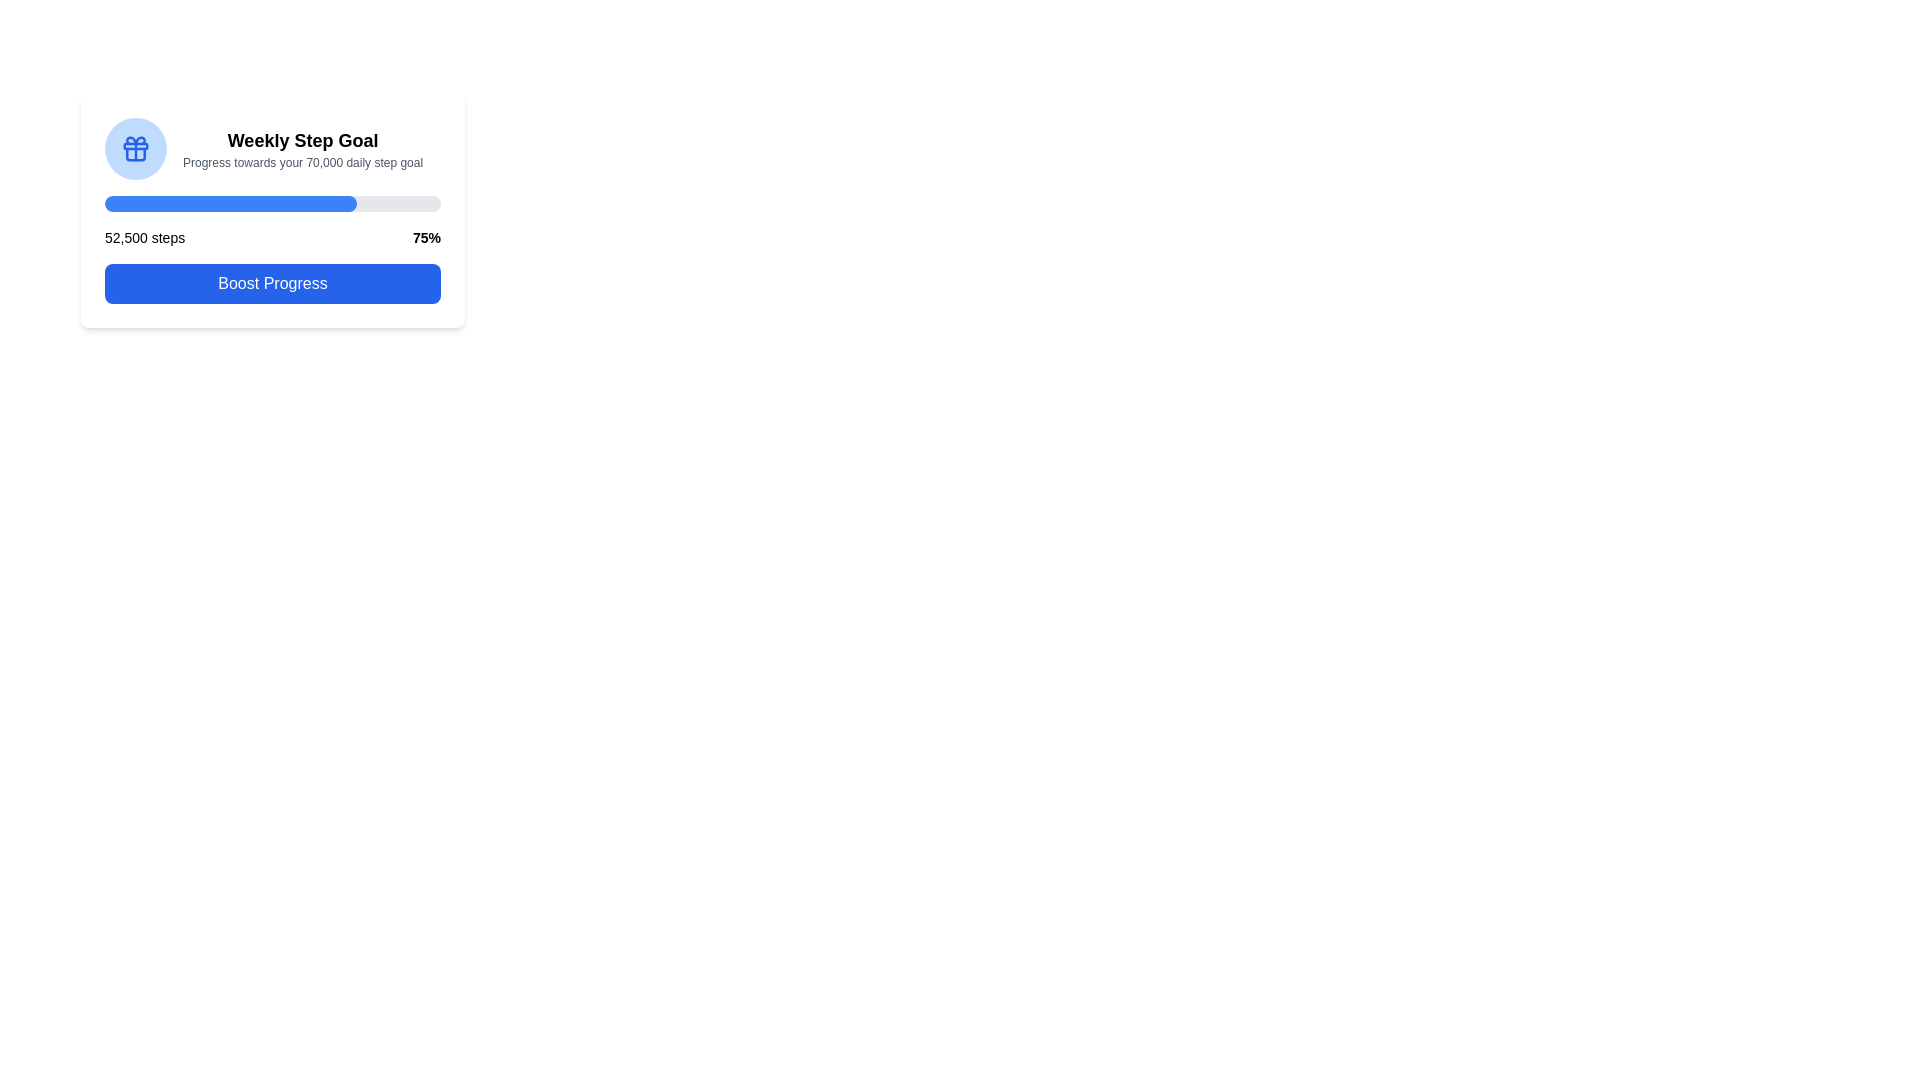  I want to click on information provided in the Text Label that elaborates on the user's progress towards the weekly step goal, located beneath the 'Weekly Step Goal' text, so click(301, 161).